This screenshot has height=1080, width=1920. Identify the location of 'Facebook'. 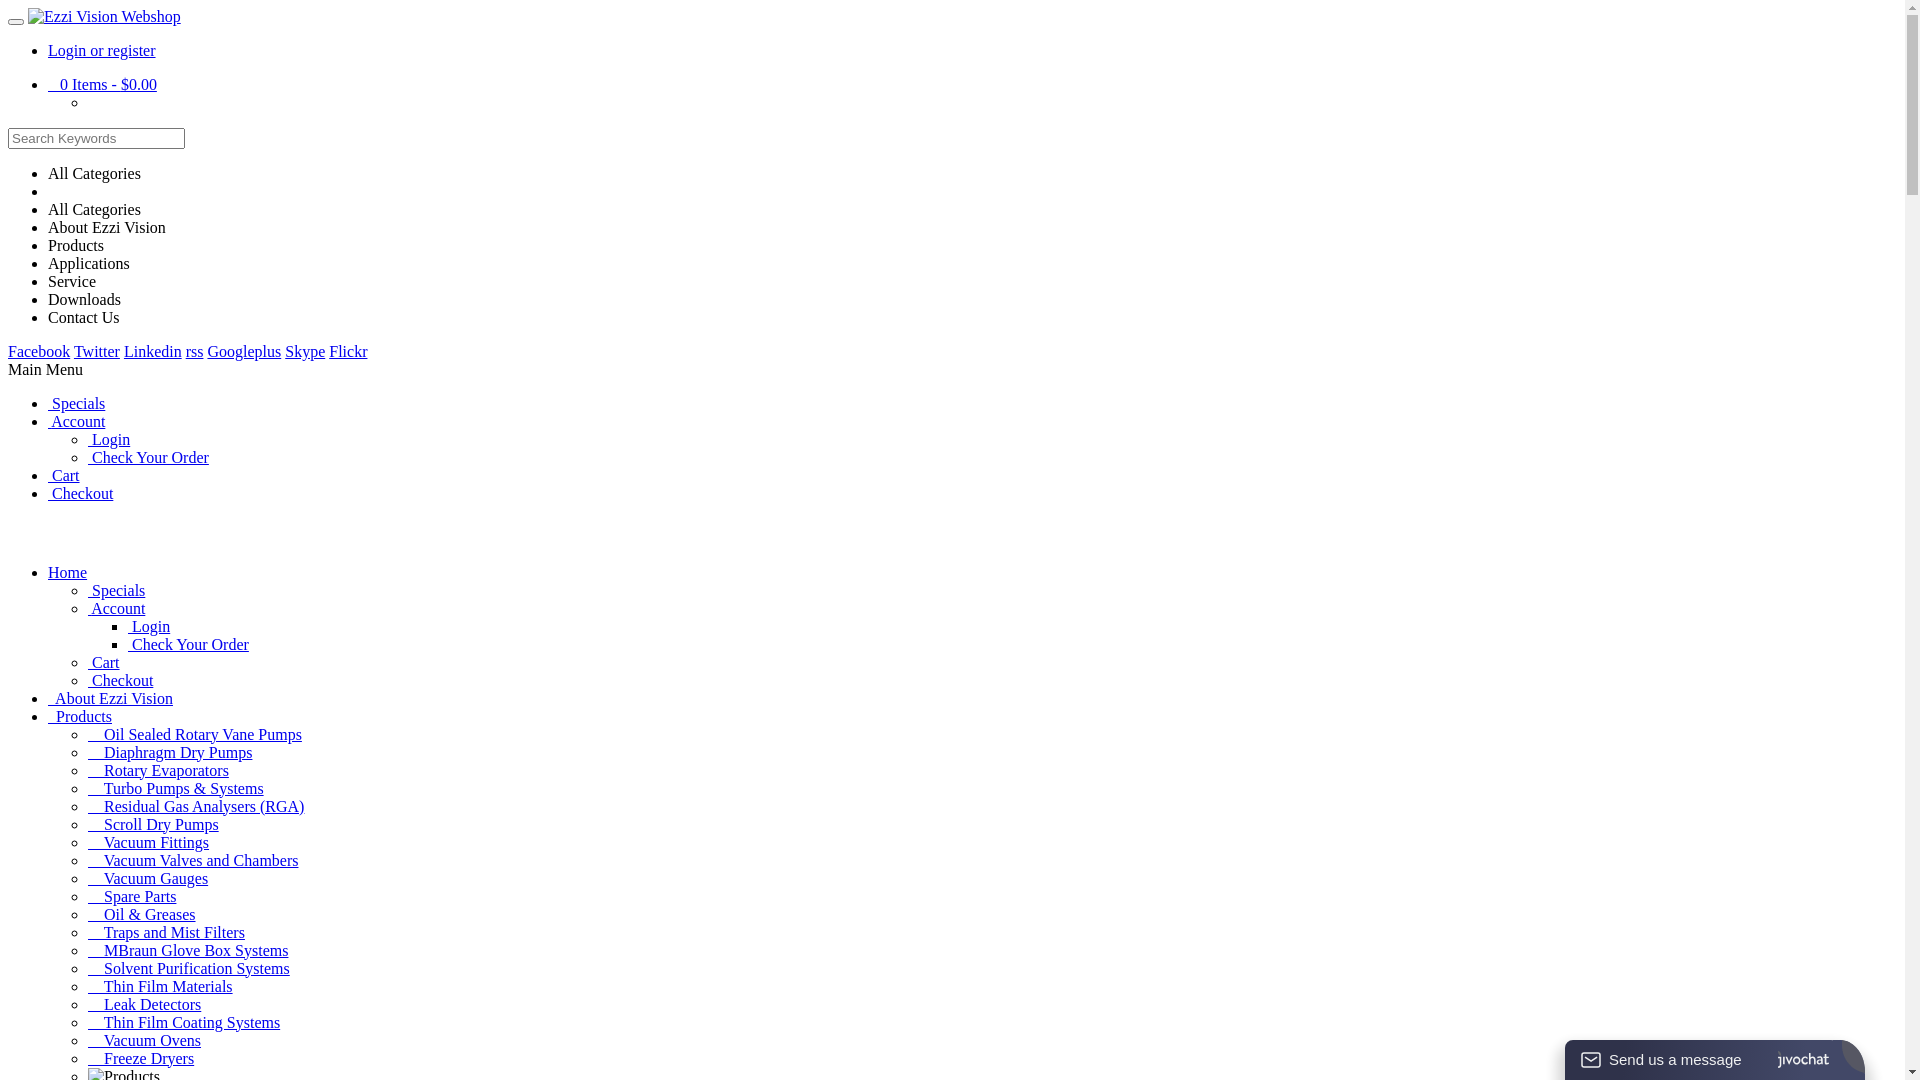
(38, 350).